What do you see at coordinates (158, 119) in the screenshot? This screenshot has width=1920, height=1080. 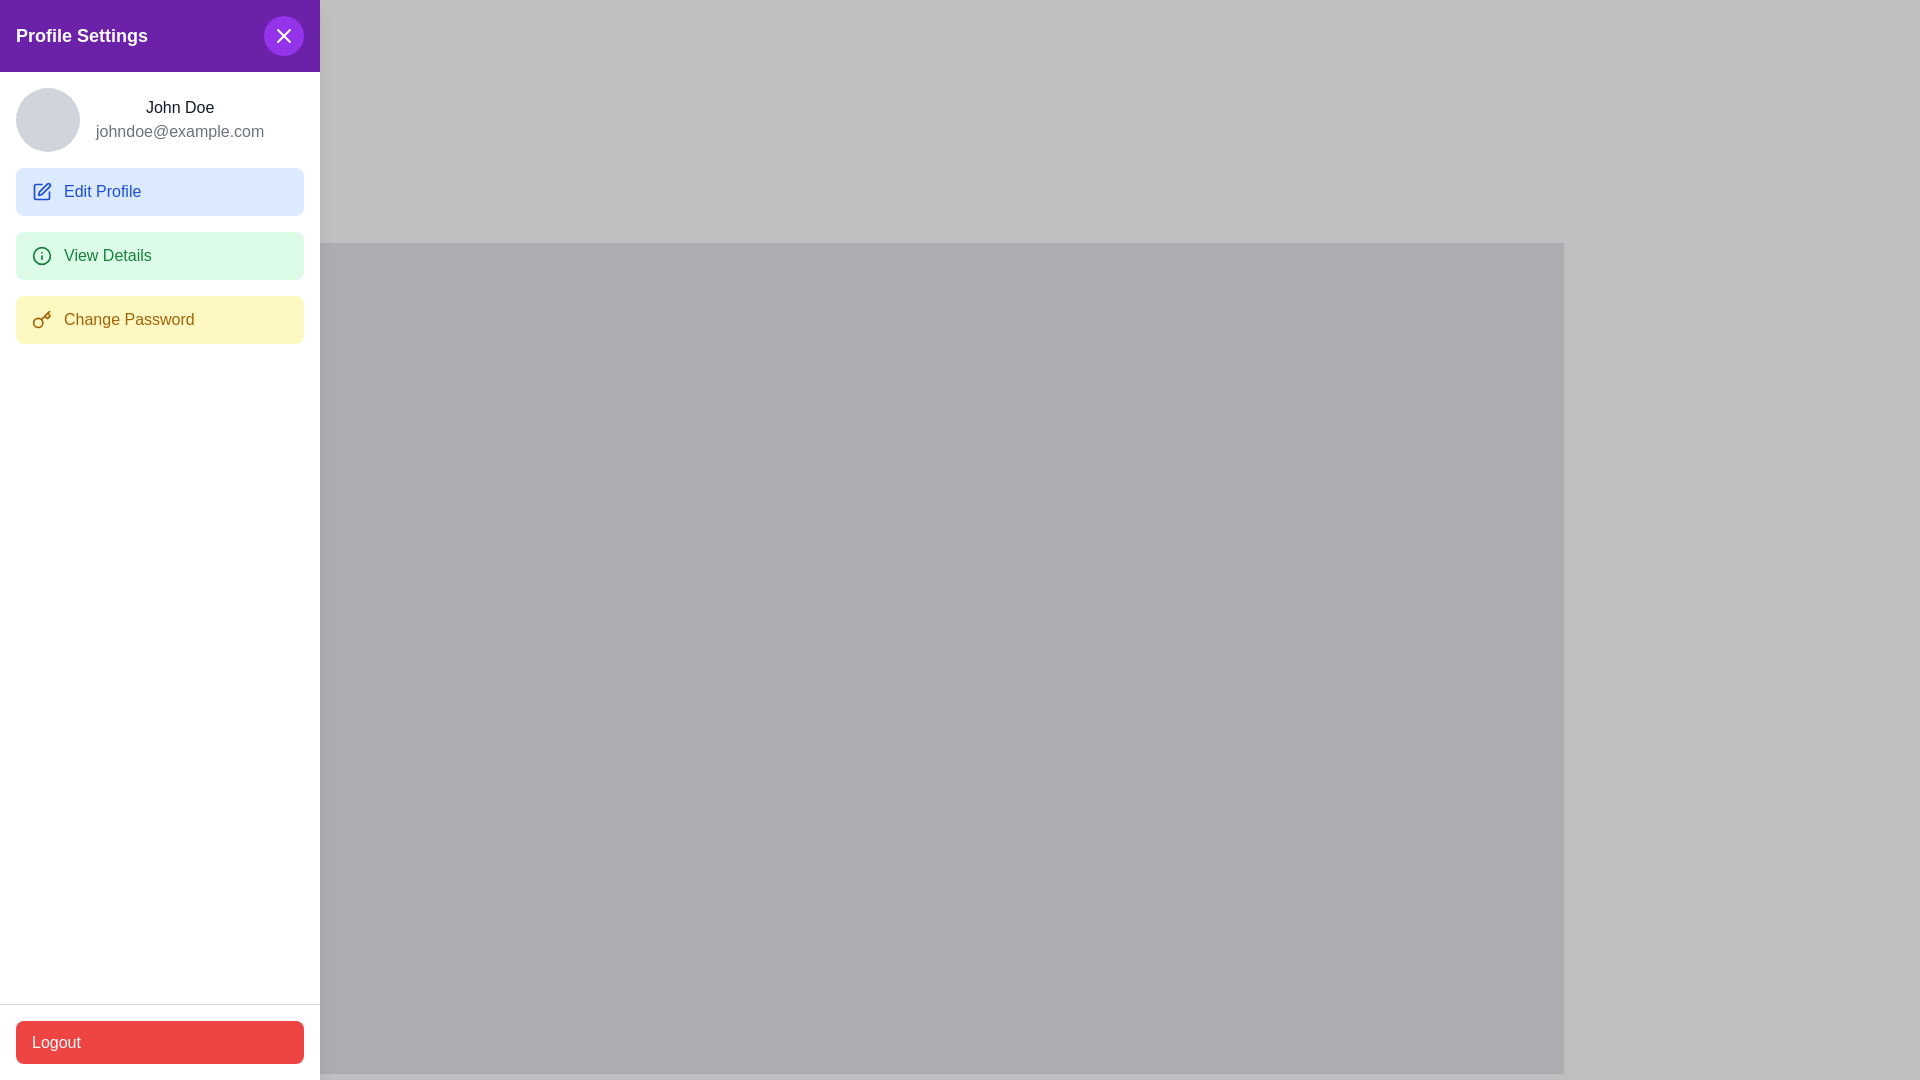 I see `user's name 'John Doe' and email 'johndoe@example.com' from the Profile display section located in the upper section of the sidebar labeled 'Profile Settings.'` at bounding box center [158, 119].